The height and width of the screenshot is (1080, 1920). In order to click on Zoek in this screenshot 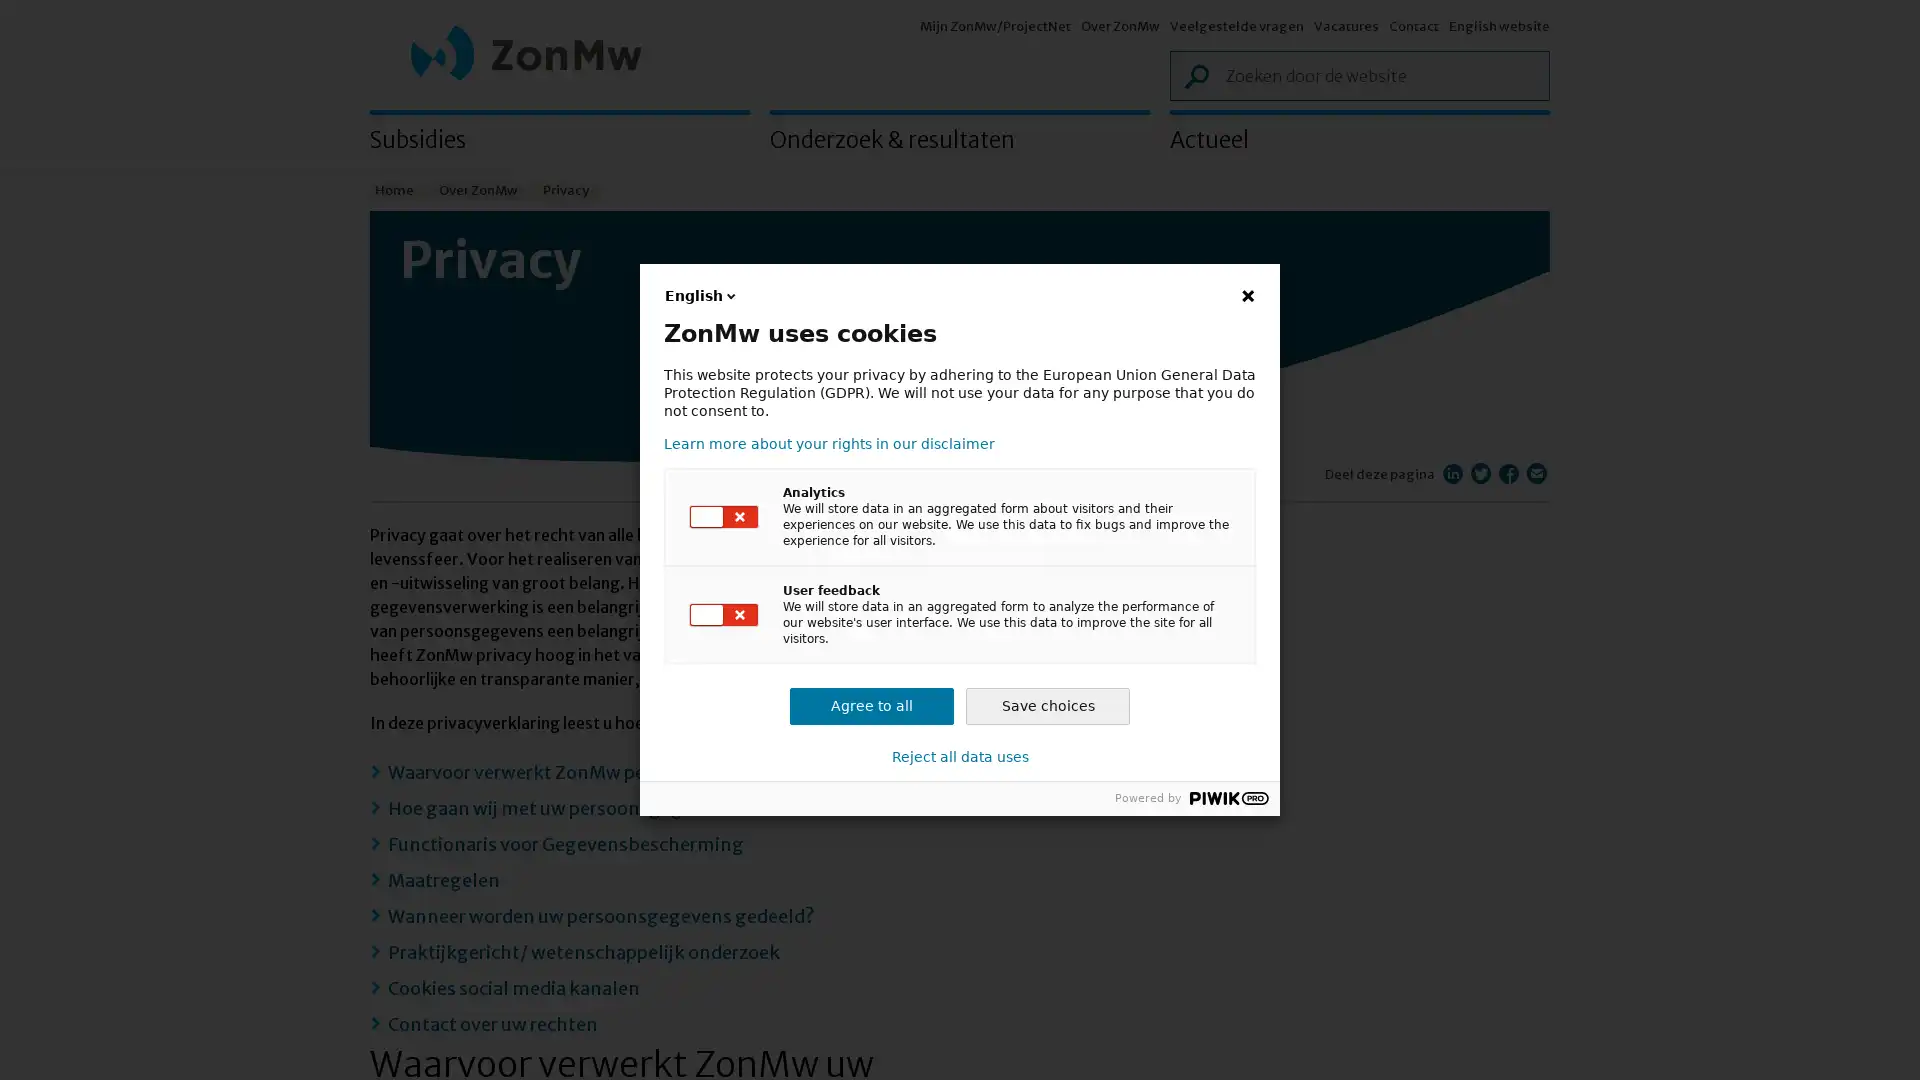, I will do `click(1196, 75)`.